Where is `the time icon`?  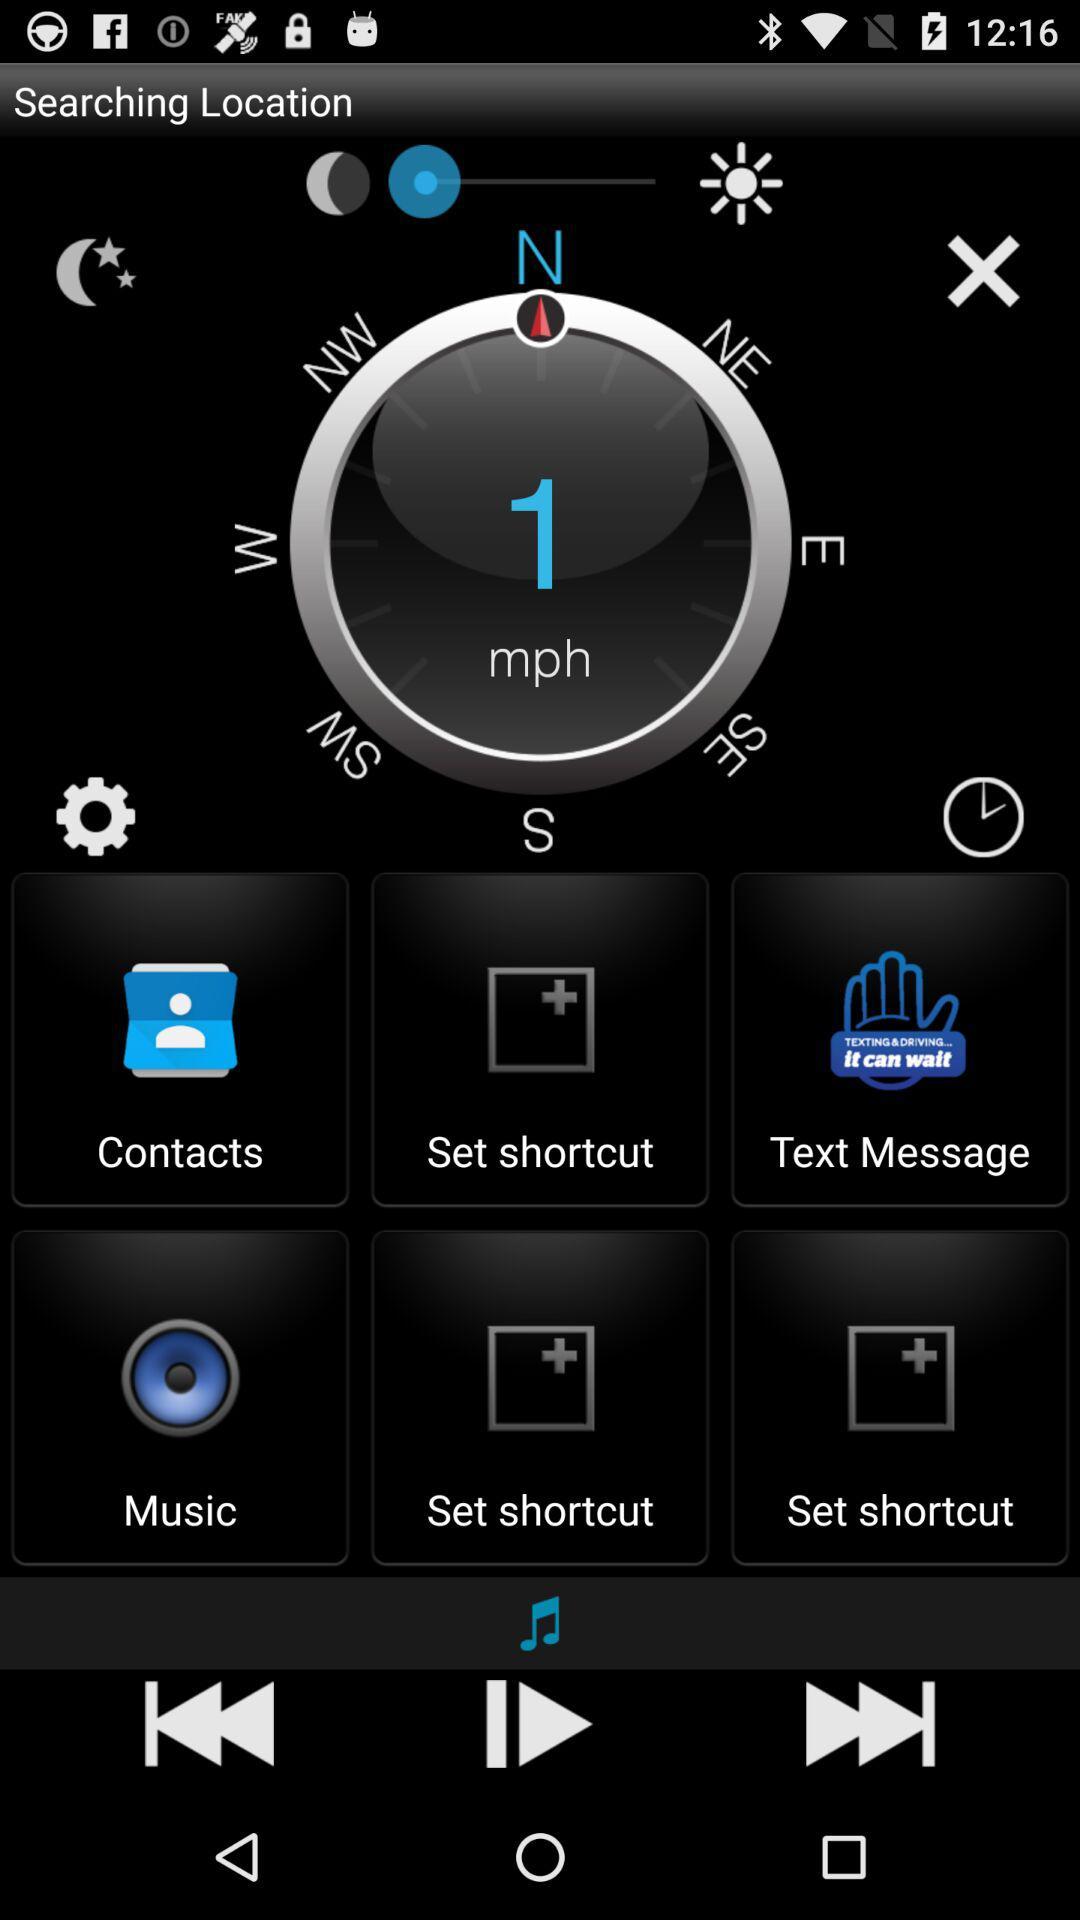 the time icon is located at coordinates (982, 874).